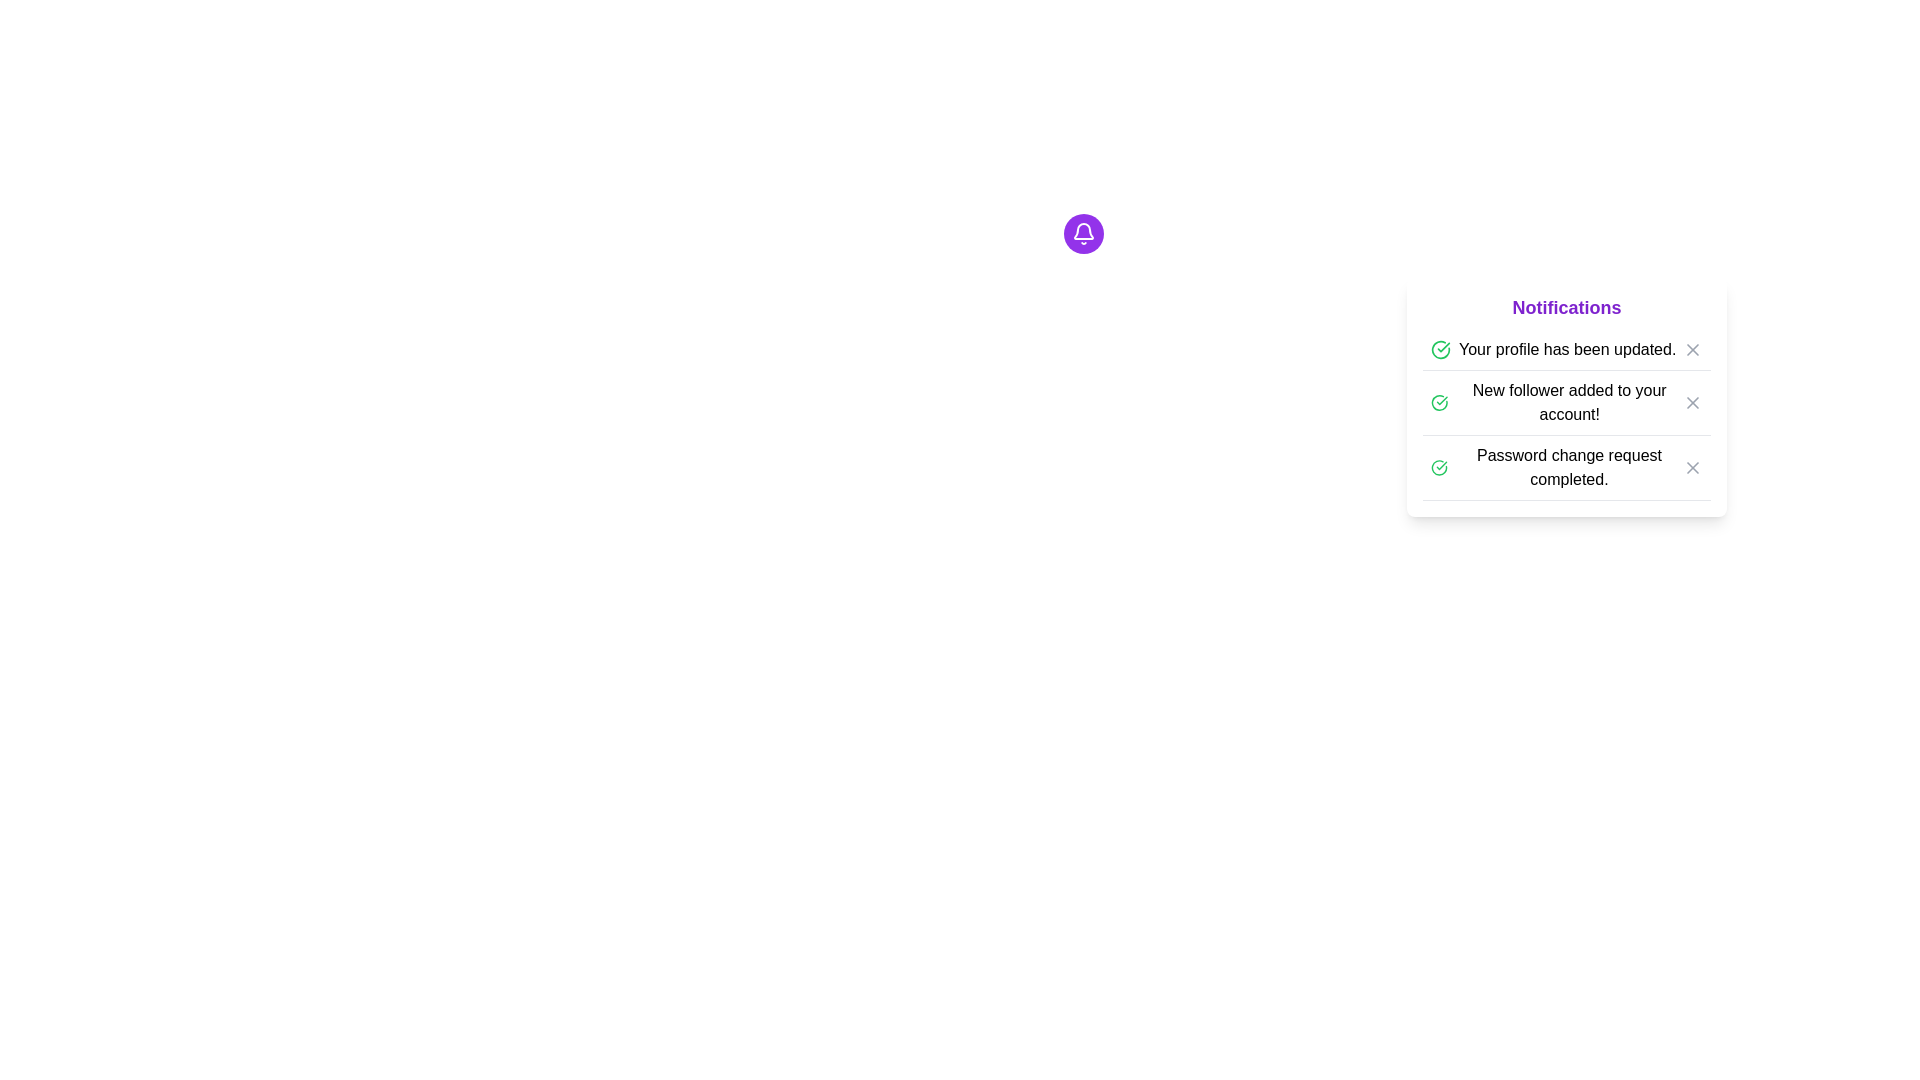 Image resolution: width=1920 pixels, height=1080 pixels. I want to click on the gray 'X' icon on the right side of the notification bar, so click(1692, 349).